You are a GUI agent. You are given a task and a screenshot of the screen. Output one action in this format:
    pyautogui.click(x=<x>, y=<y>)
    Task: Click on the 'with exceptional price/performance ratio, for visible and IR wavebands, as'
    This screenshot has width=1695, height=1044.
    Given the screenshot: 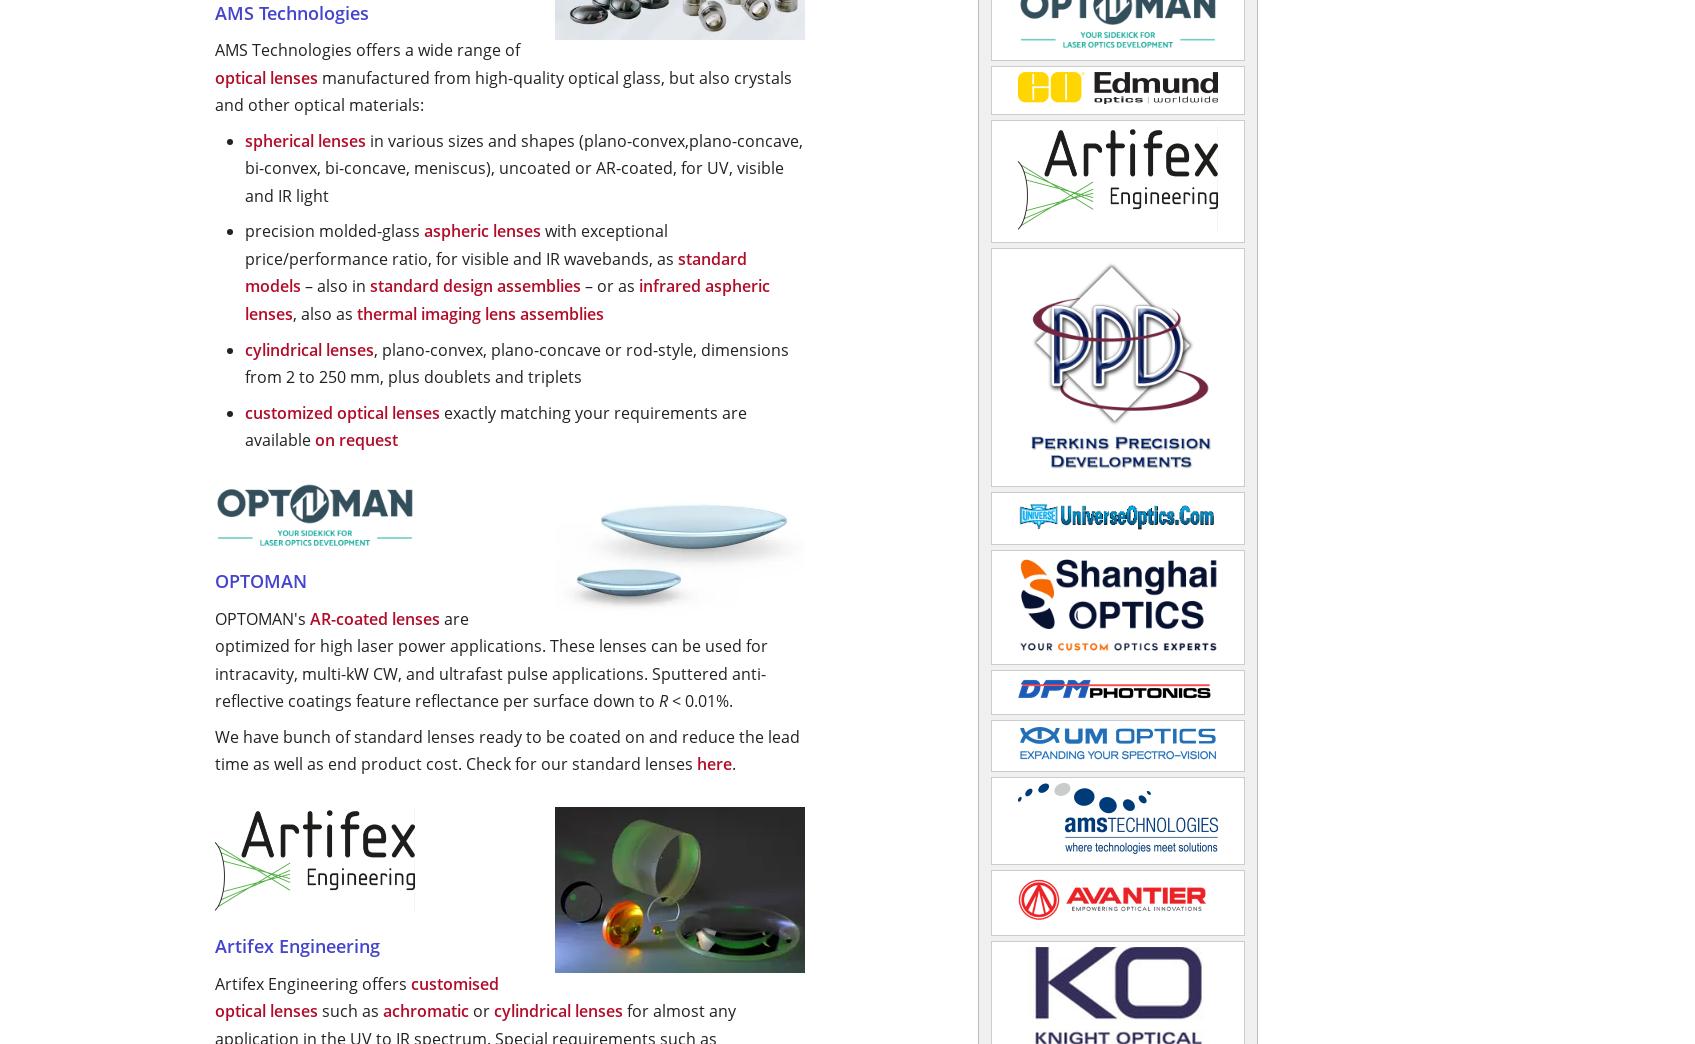 What is the action you would take?
    pyautogui.click(x=460, y=244)
    